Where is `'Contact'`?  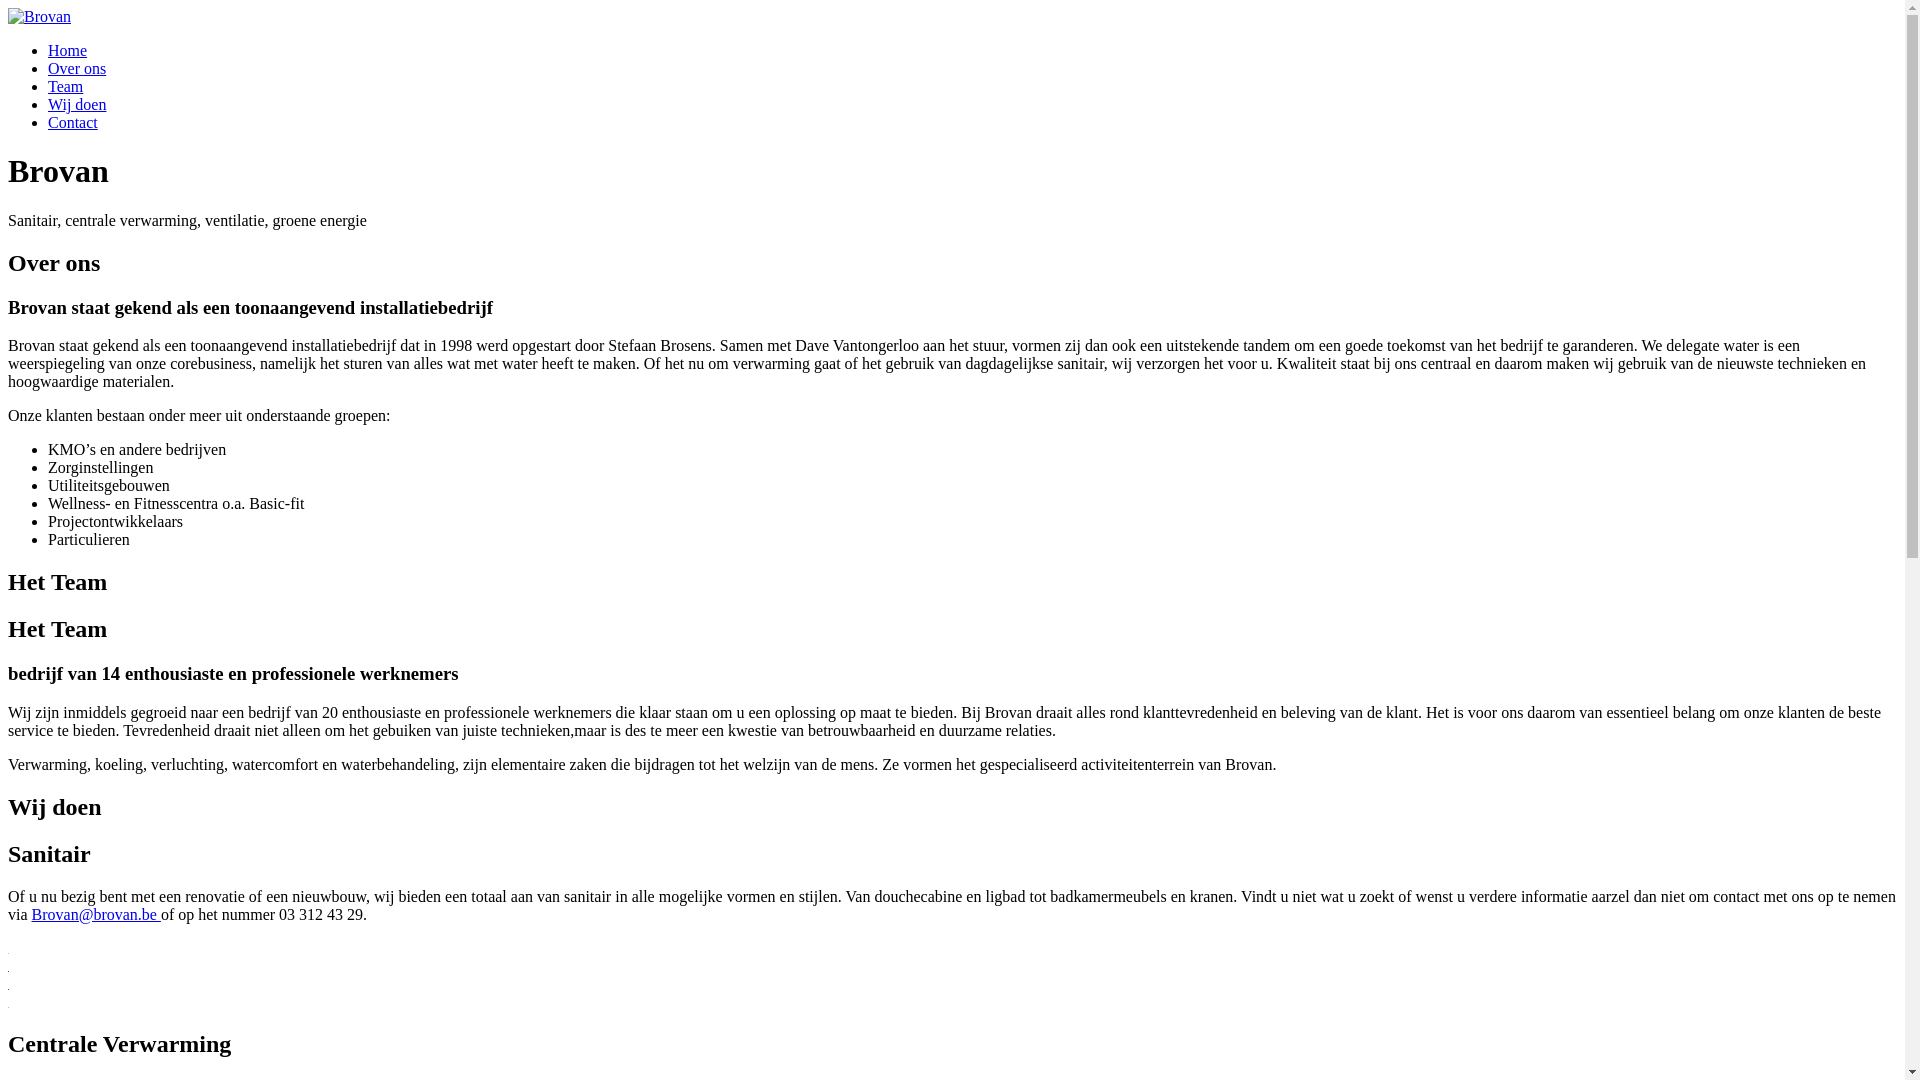
'Contact' is located at coordinates (72, 122).